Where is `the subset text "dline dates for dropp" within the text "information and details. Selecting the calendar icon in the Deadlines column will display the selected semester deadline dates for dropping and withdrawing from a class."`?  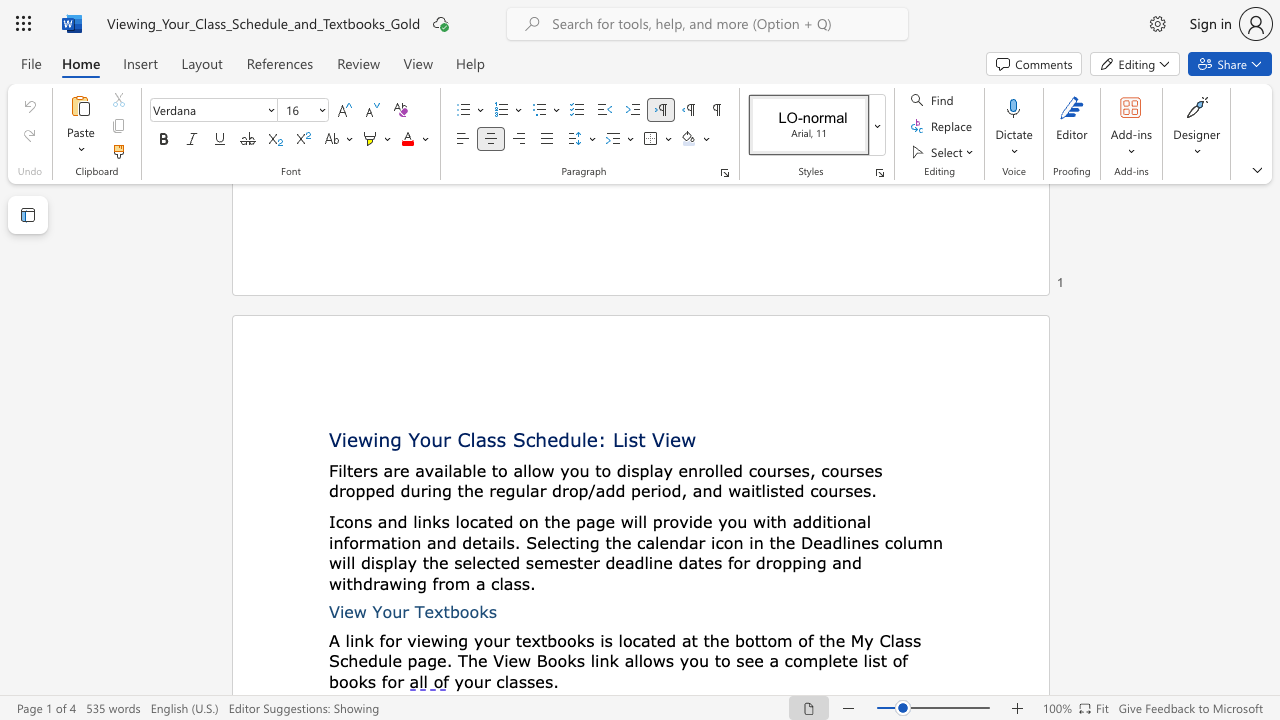
the subset text "dline dates for dropp" within the text "information and details. Selecting the calendar icon in the Deadlines column will display the selected semester deadline dates for dropping and withdrawing from a class." is located at coordinates (633, 562).